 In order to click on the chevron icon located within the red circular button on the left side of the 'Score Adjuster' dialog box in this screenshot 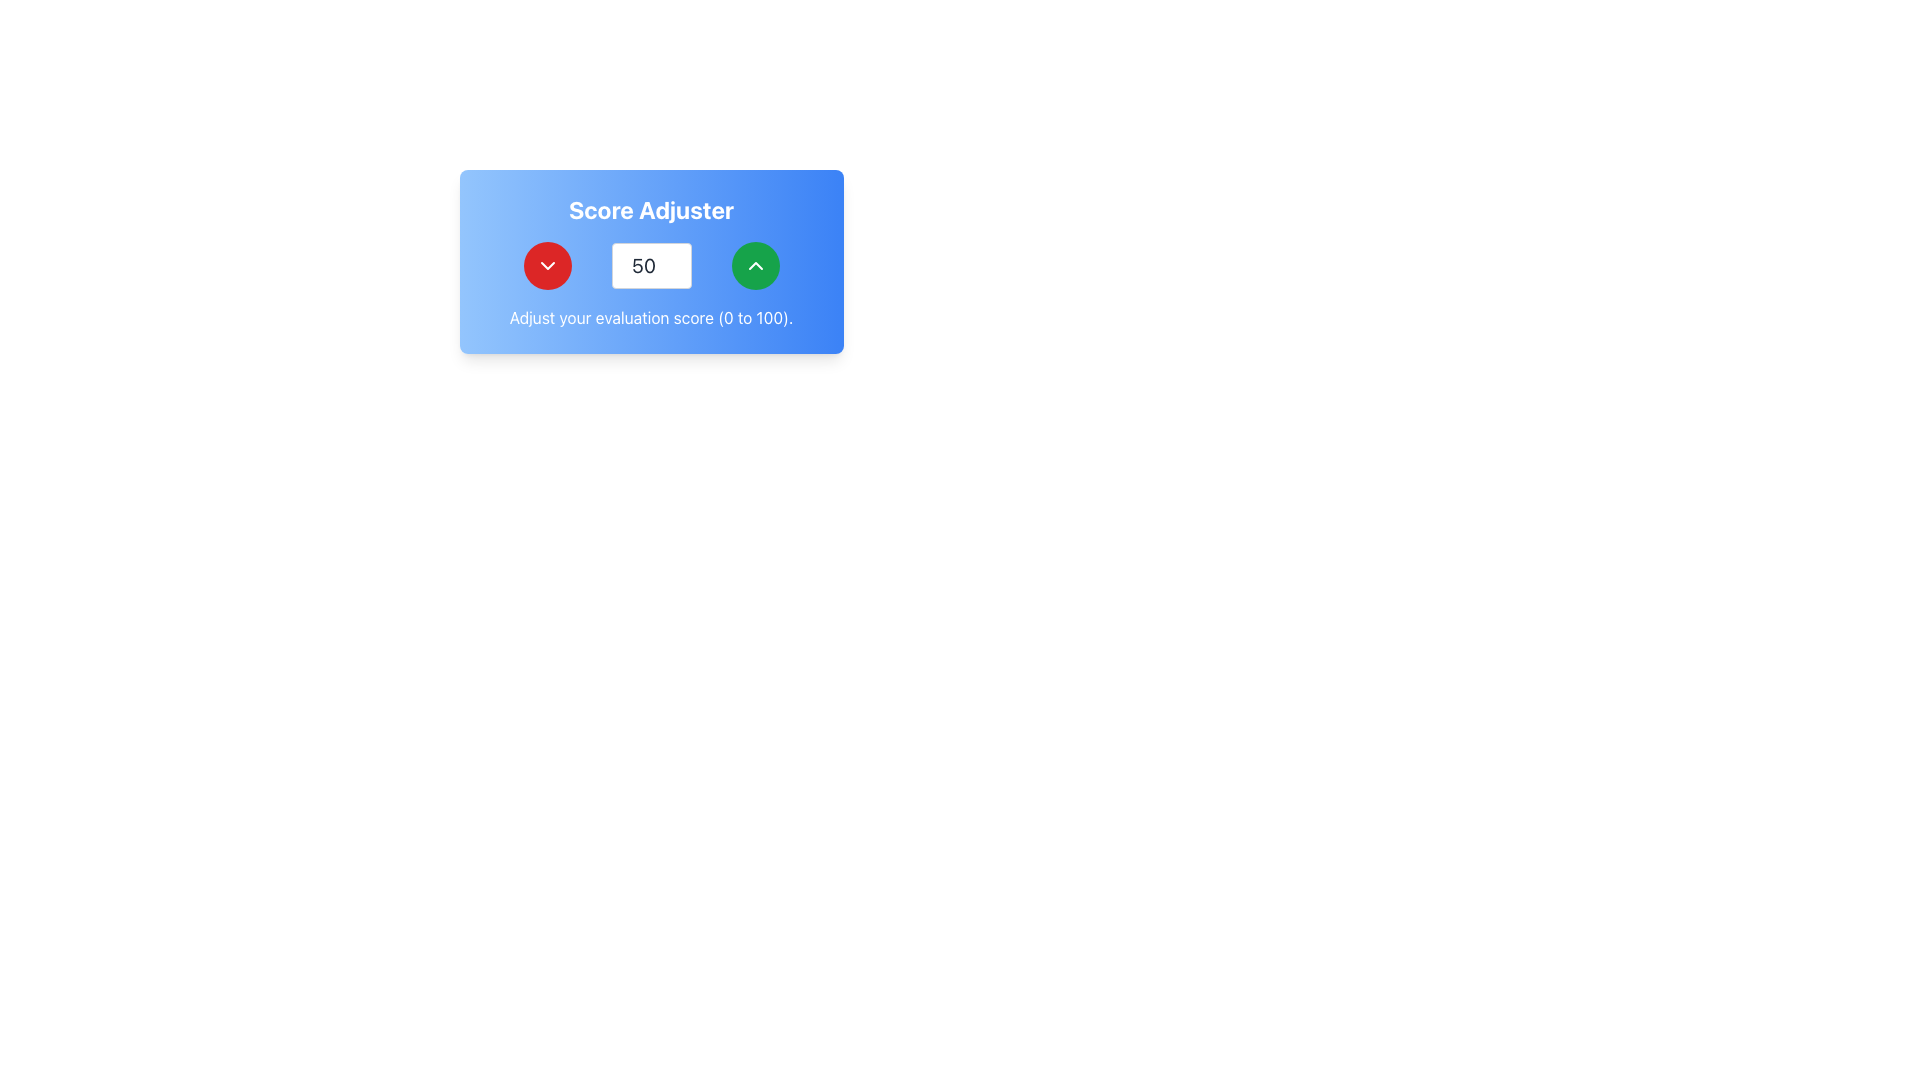, I will do `click(547, 265)`.